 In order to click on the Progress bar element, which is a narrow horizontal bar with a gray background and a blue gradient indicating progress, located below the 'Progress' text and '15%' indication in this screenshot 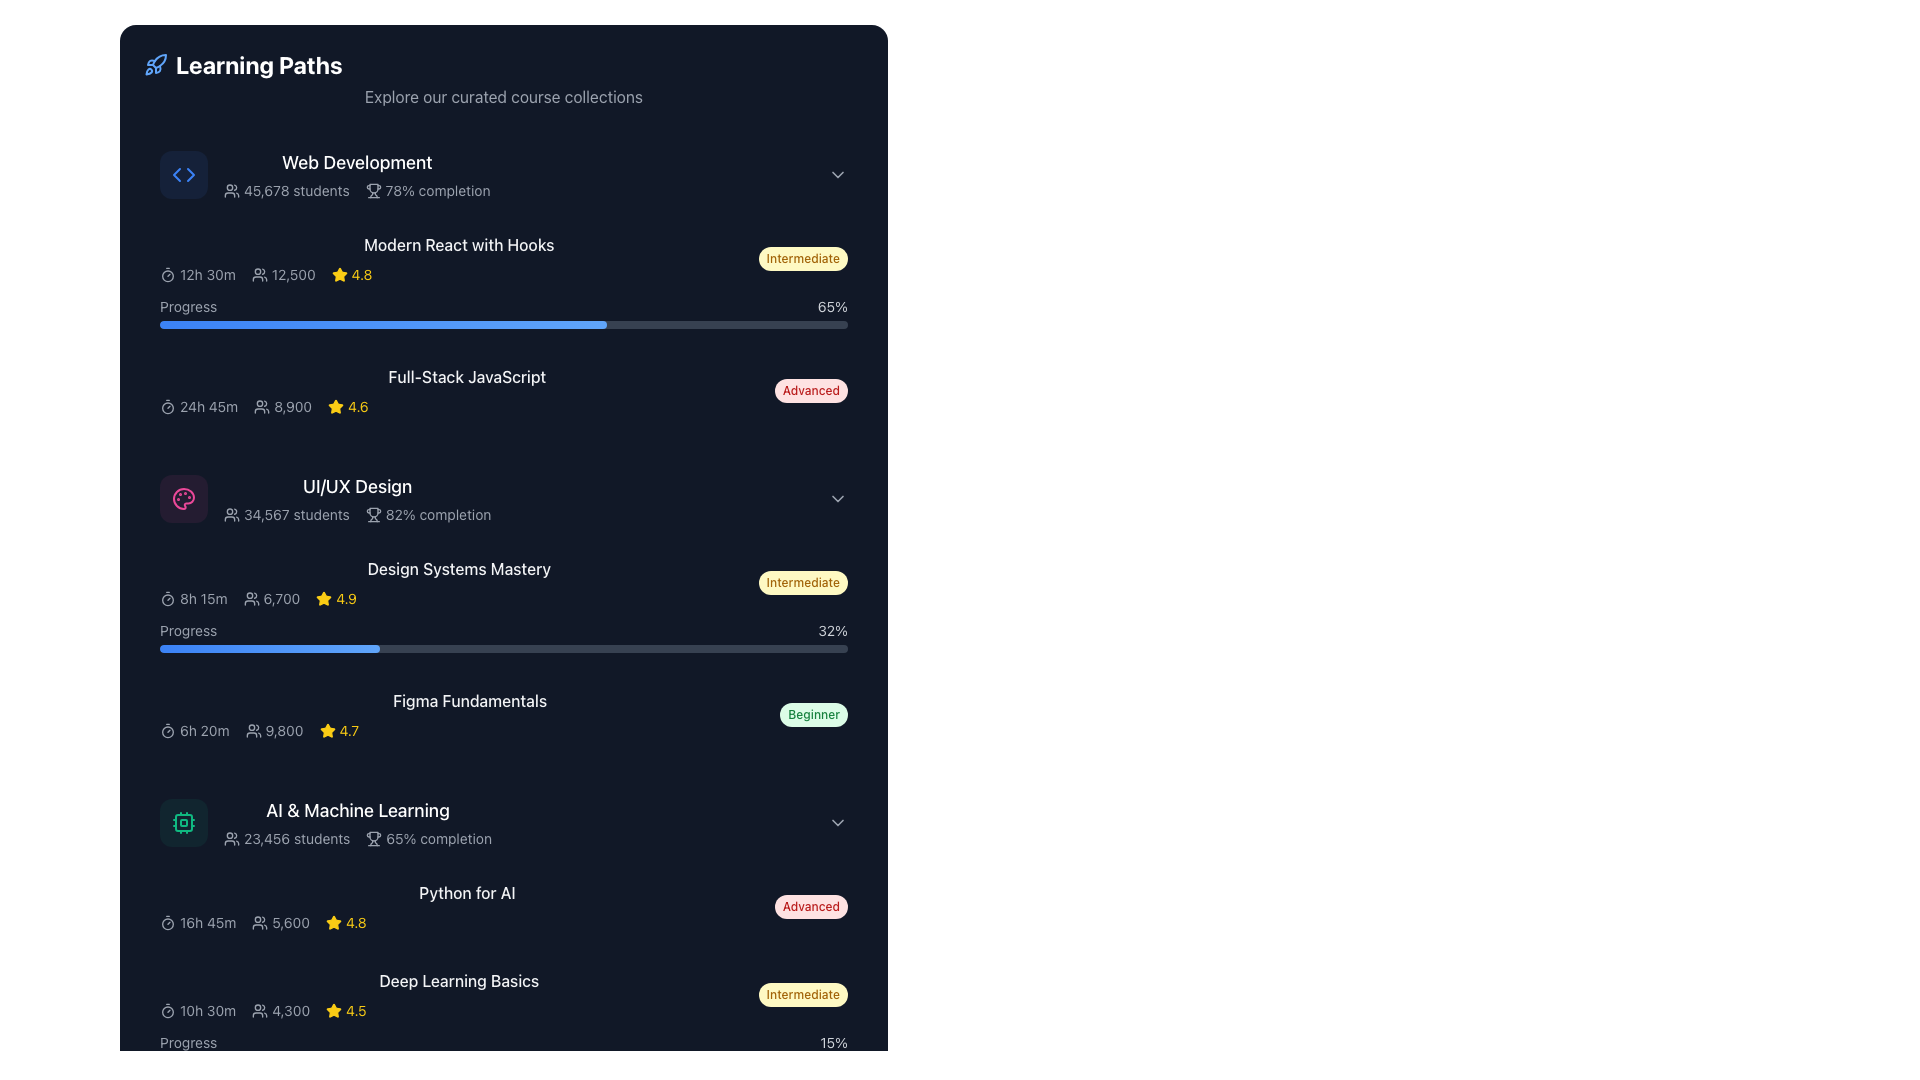, I will do `click(504, 1059)`.